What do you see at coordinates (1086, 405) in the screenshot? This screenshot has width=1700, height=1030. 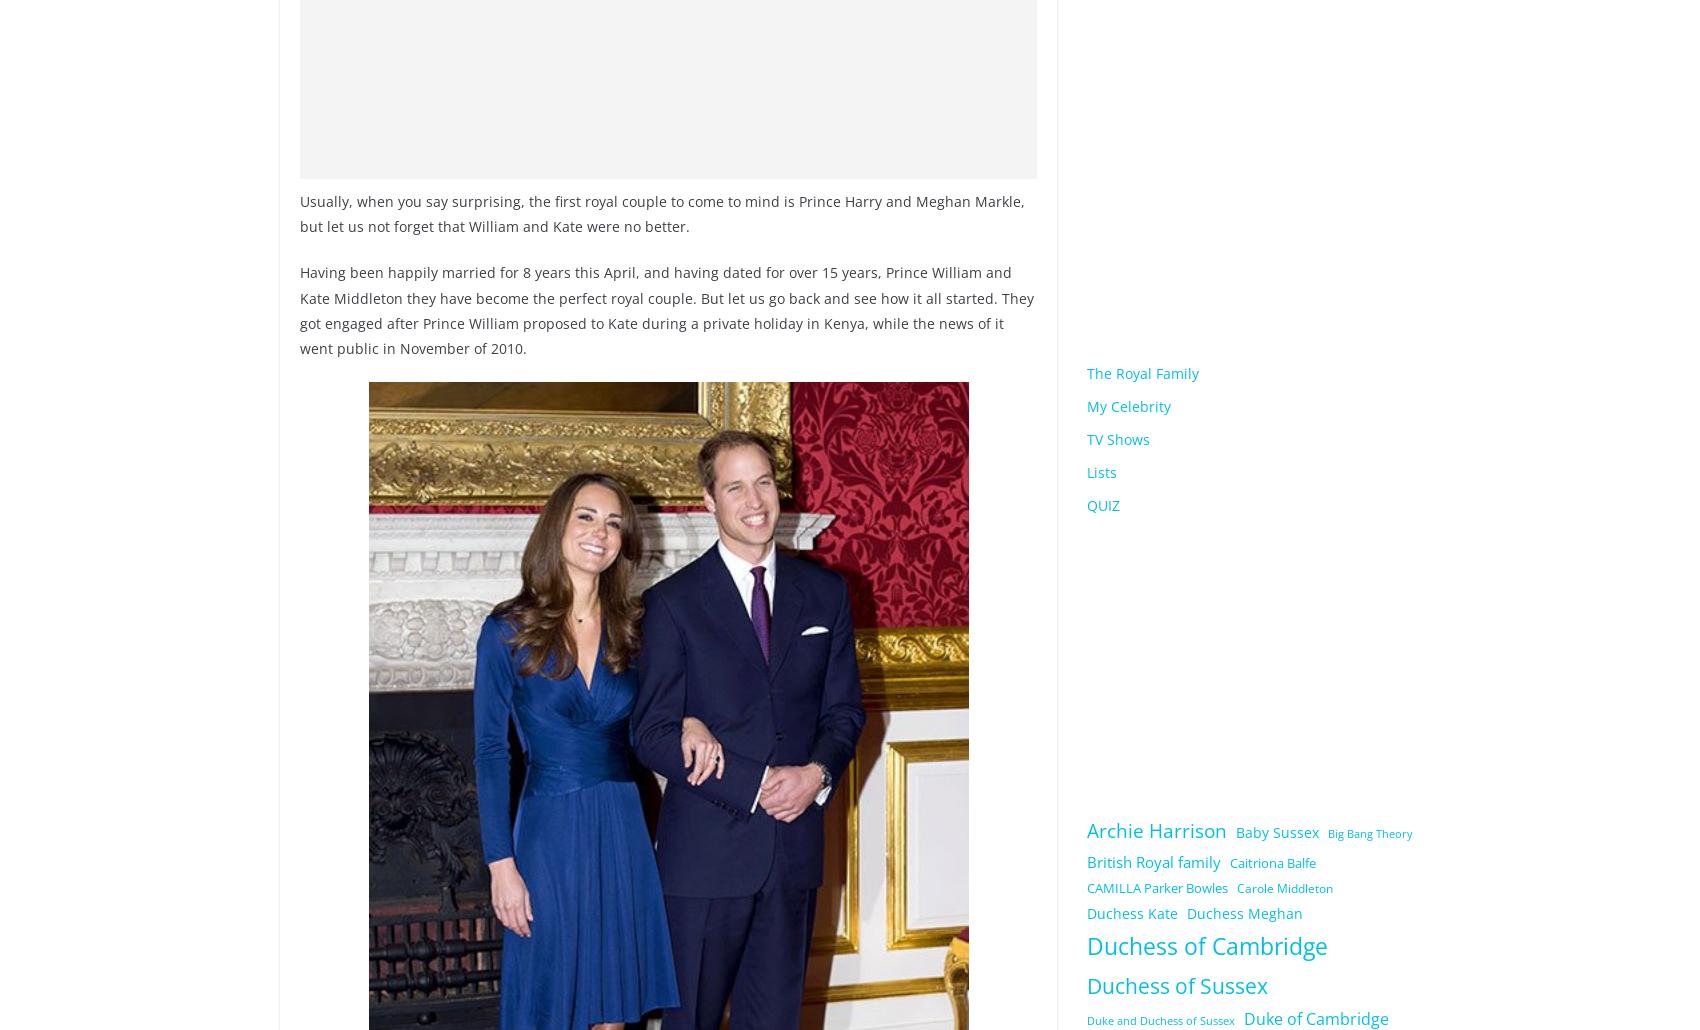 I see `'My Celebrity'` at bounding box center [1086, 405].